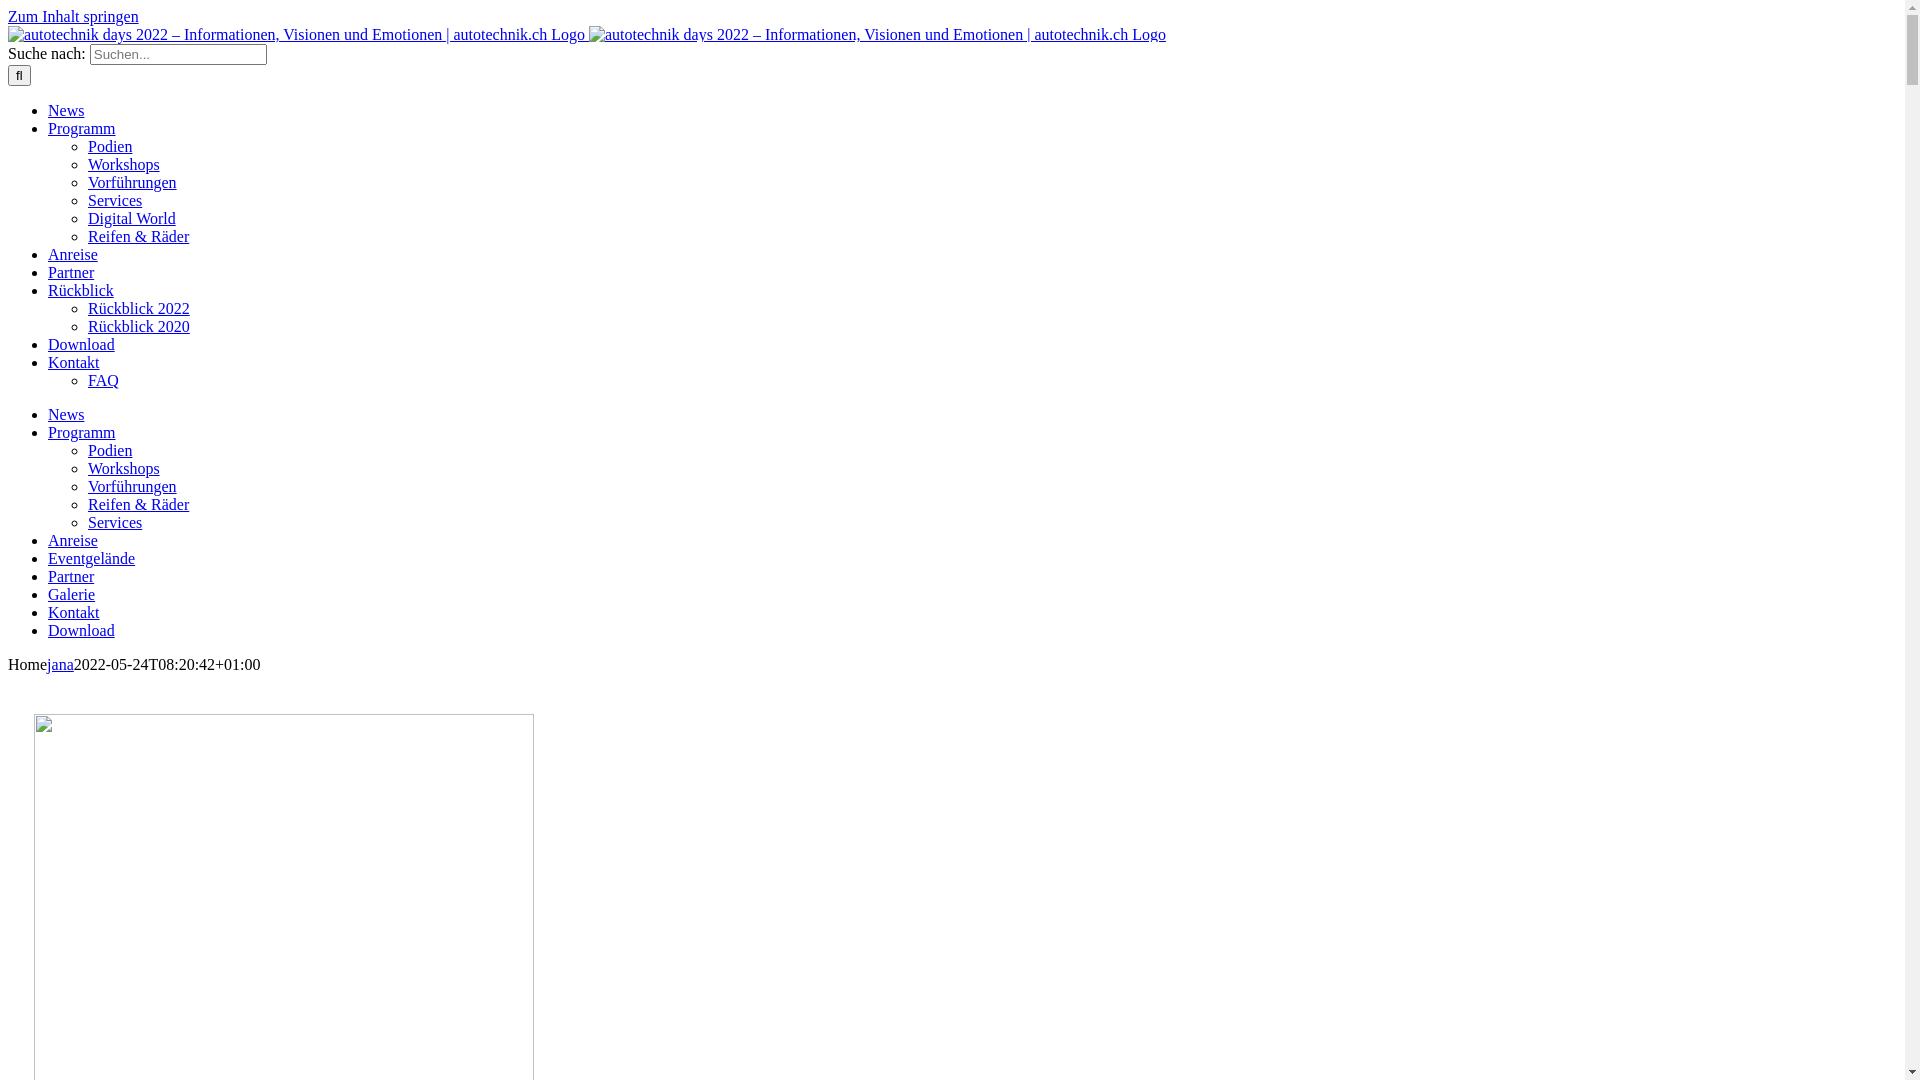 This screenshot has height=1080, width=1920. Describe the element at coordinates (86, 468) in the screenshot. I see `'Workshops'` at that location.